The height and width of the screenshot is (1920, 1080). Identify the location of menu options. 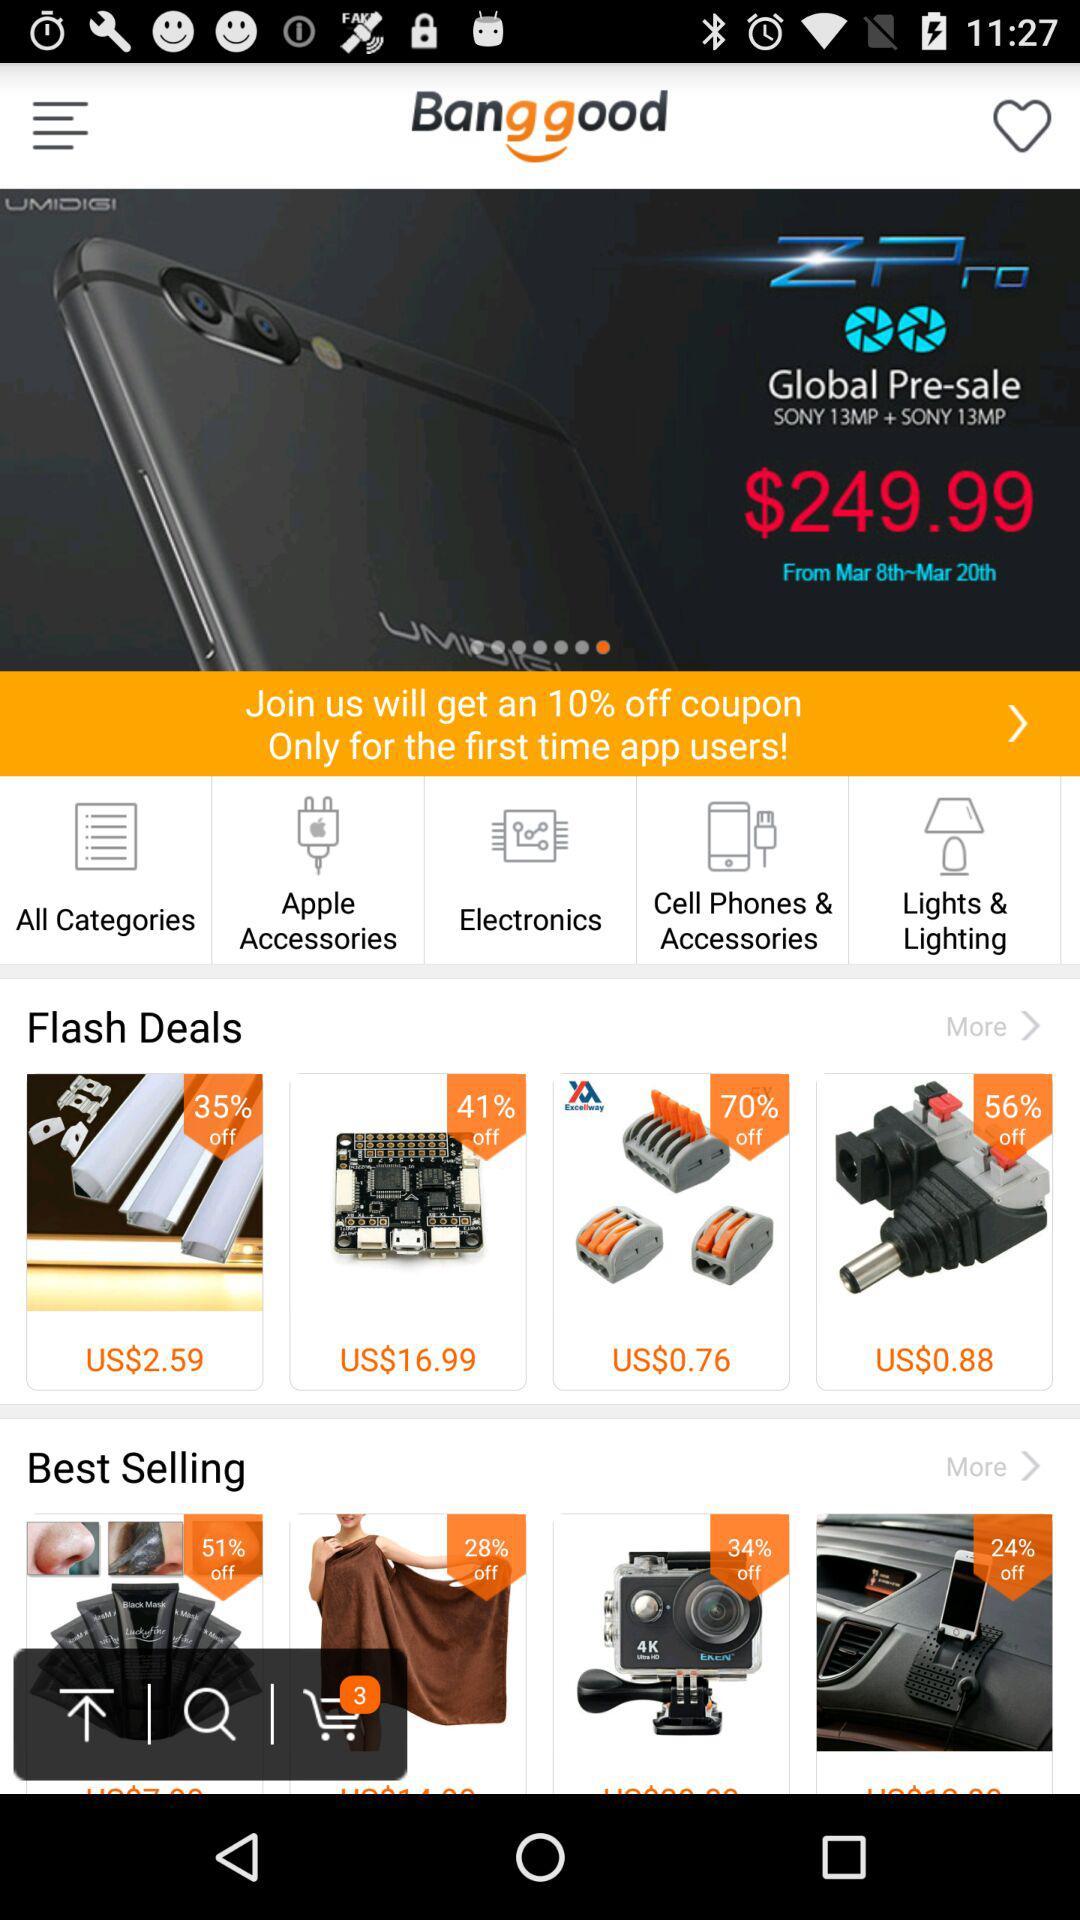
(59, 124).